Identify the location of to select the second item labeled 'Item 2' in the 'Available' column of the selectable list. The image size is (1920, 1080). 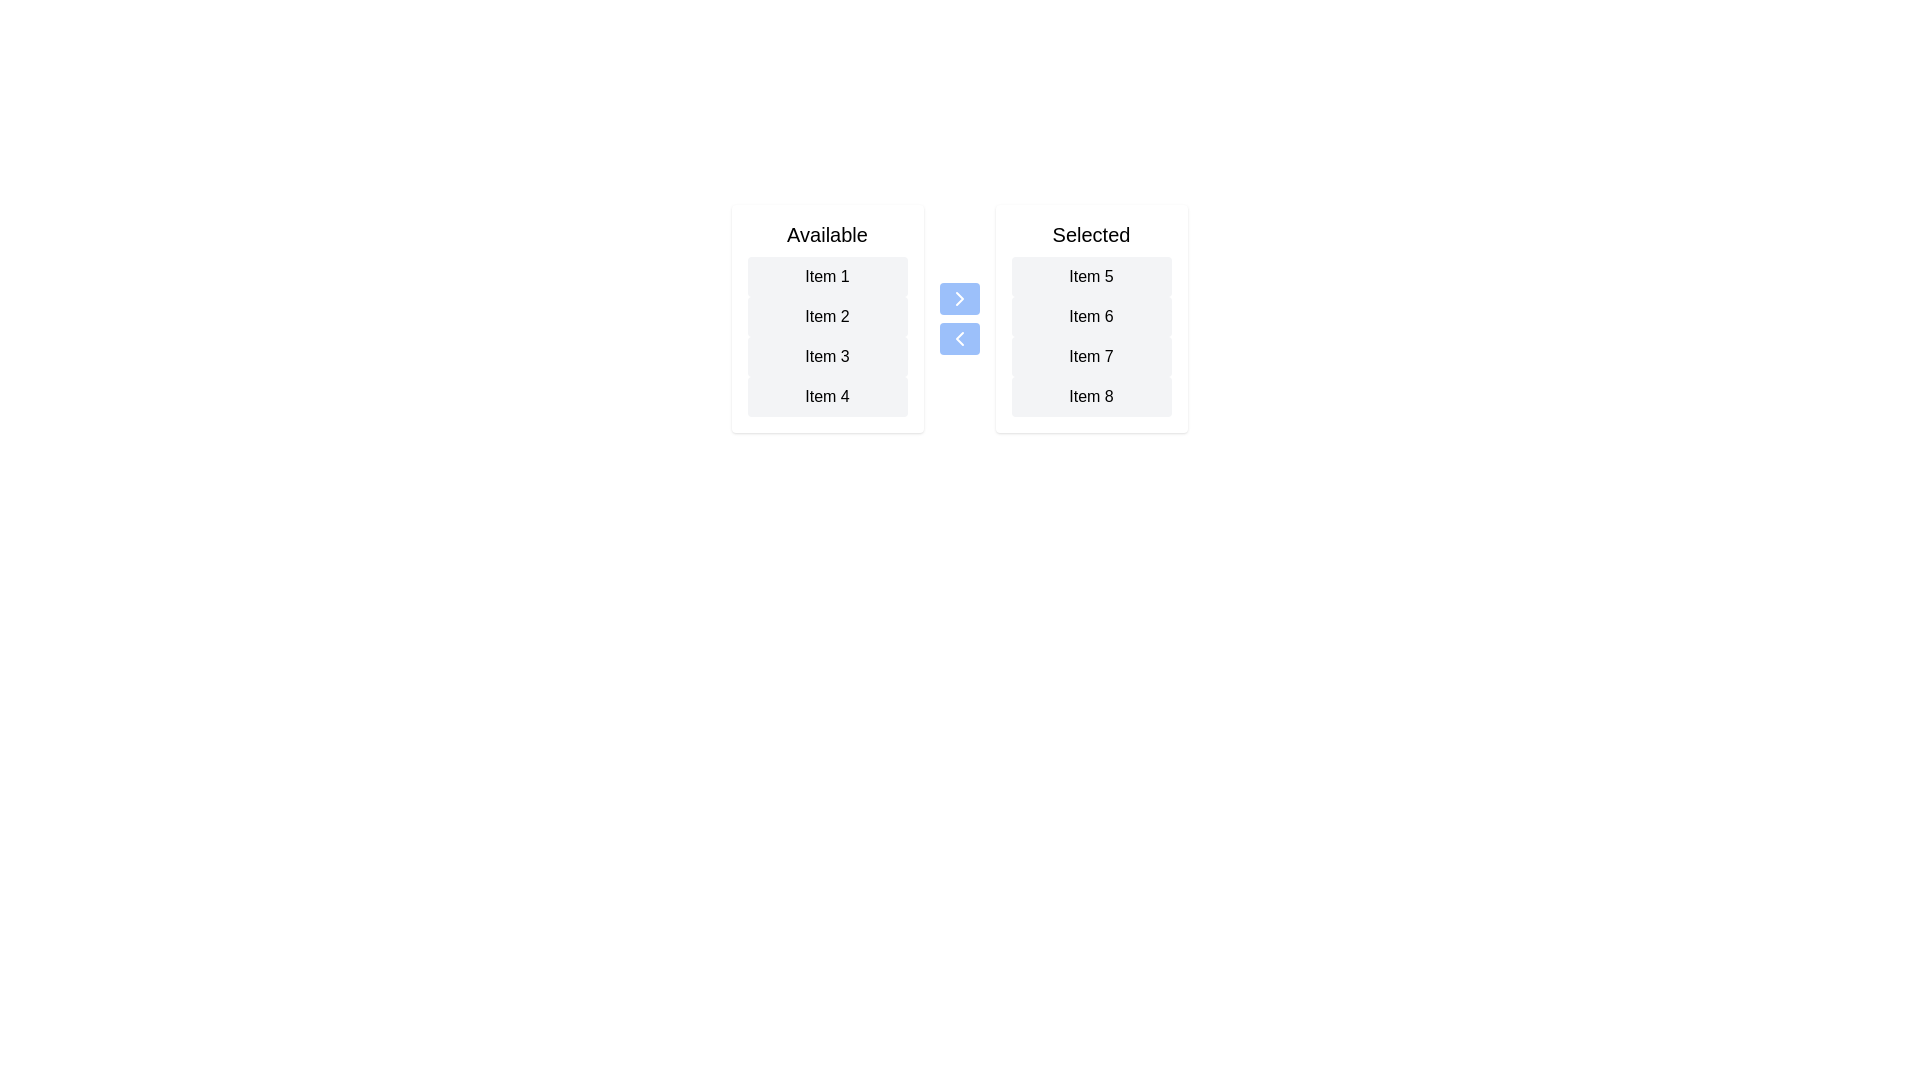
(827, 315).